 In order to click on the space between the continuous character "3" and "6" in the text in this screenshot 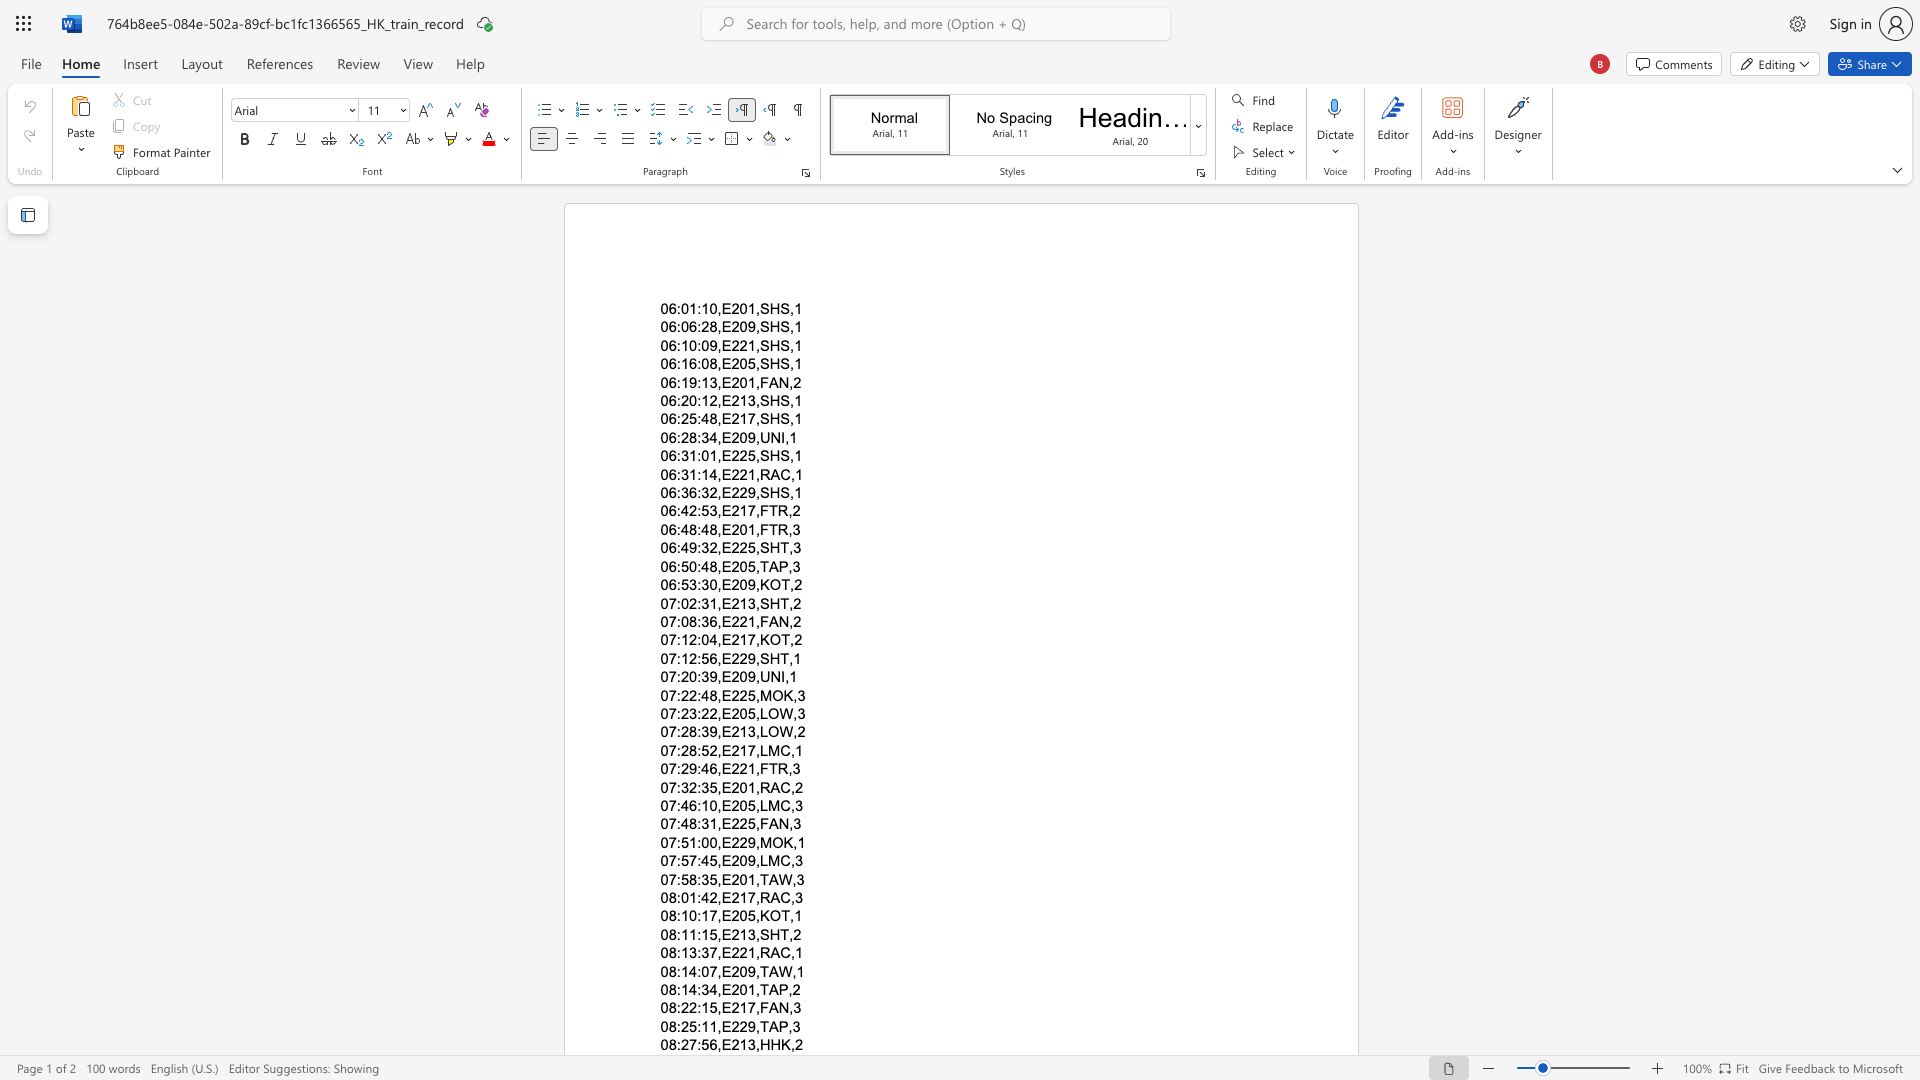, I will do `click(689, 493)`.